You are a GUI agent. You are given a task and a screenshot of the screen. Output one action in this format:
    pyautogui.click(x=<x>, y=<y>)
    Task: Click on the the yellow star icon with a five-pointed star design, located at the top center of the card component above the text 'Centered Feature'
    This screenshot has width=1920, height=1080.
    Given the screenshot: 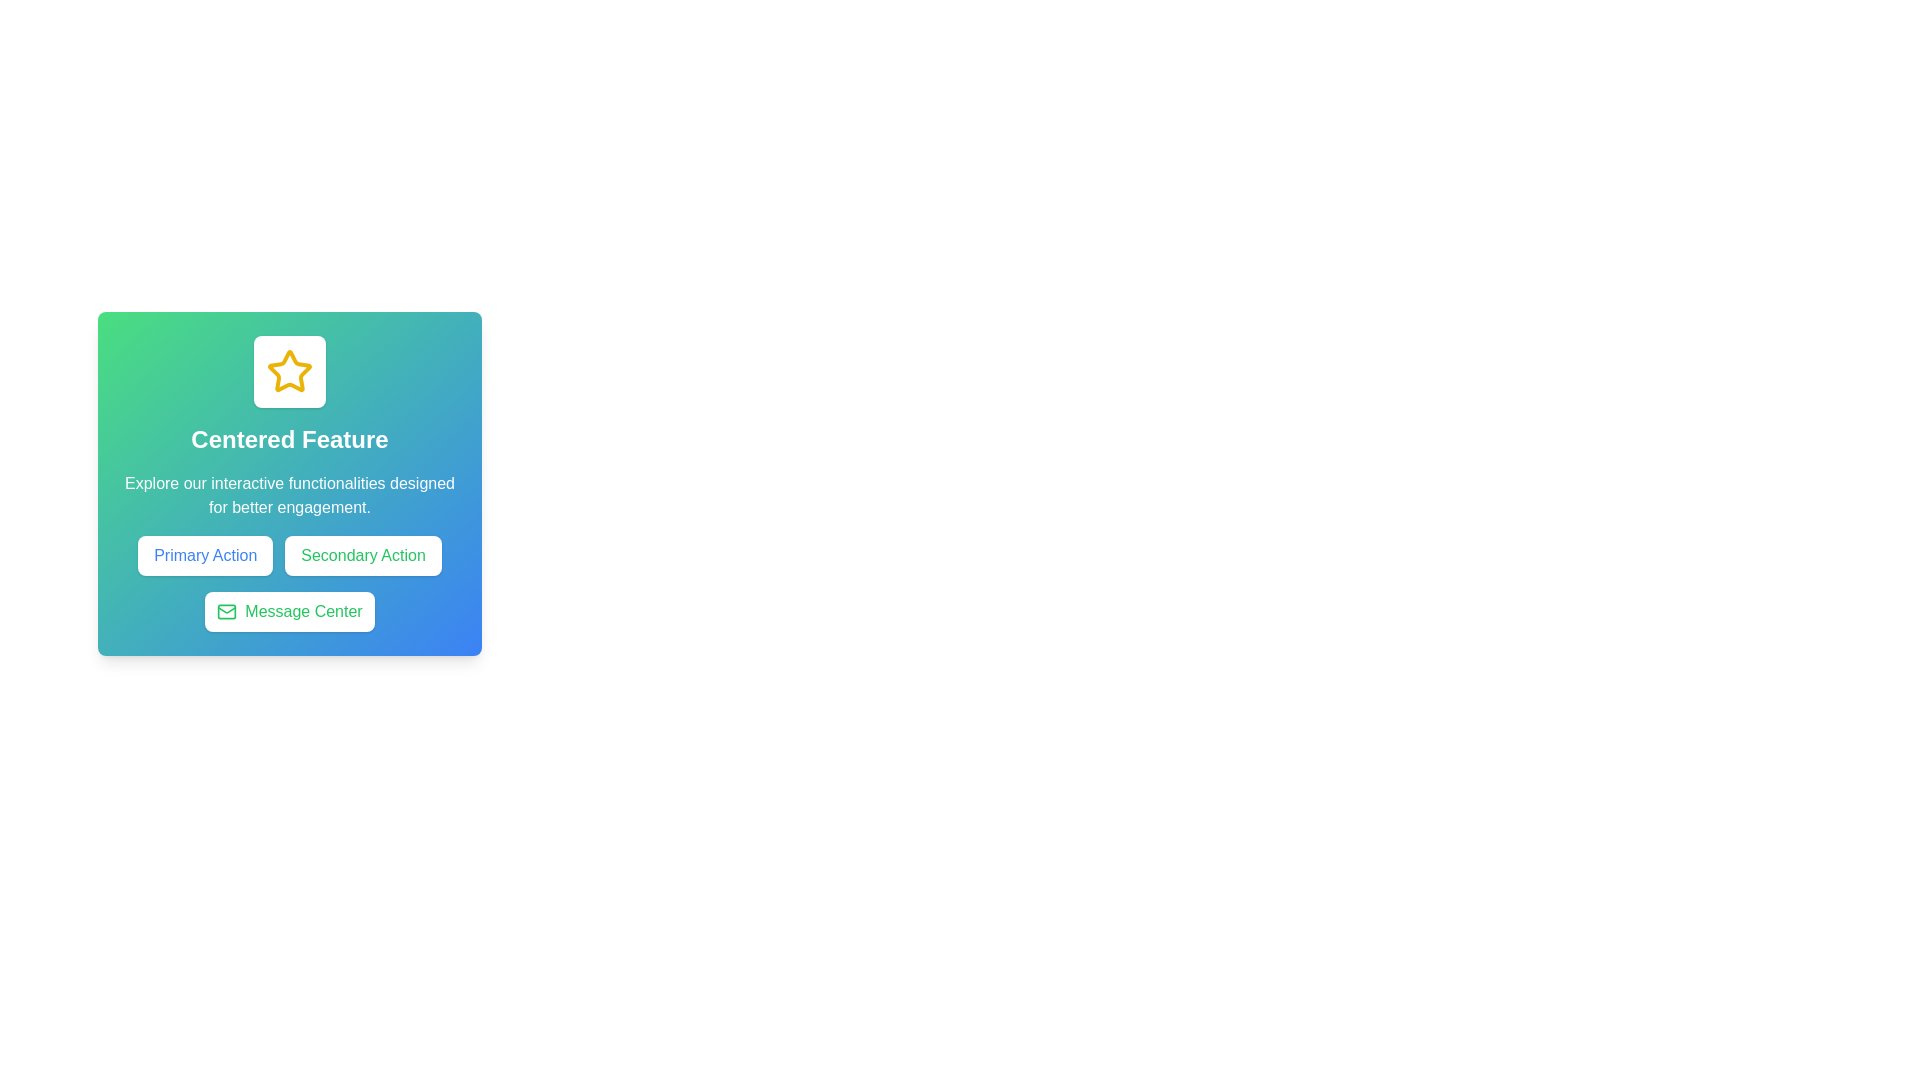 What is the action you would take?
    pyautogui.click(x=288, y=371)
    